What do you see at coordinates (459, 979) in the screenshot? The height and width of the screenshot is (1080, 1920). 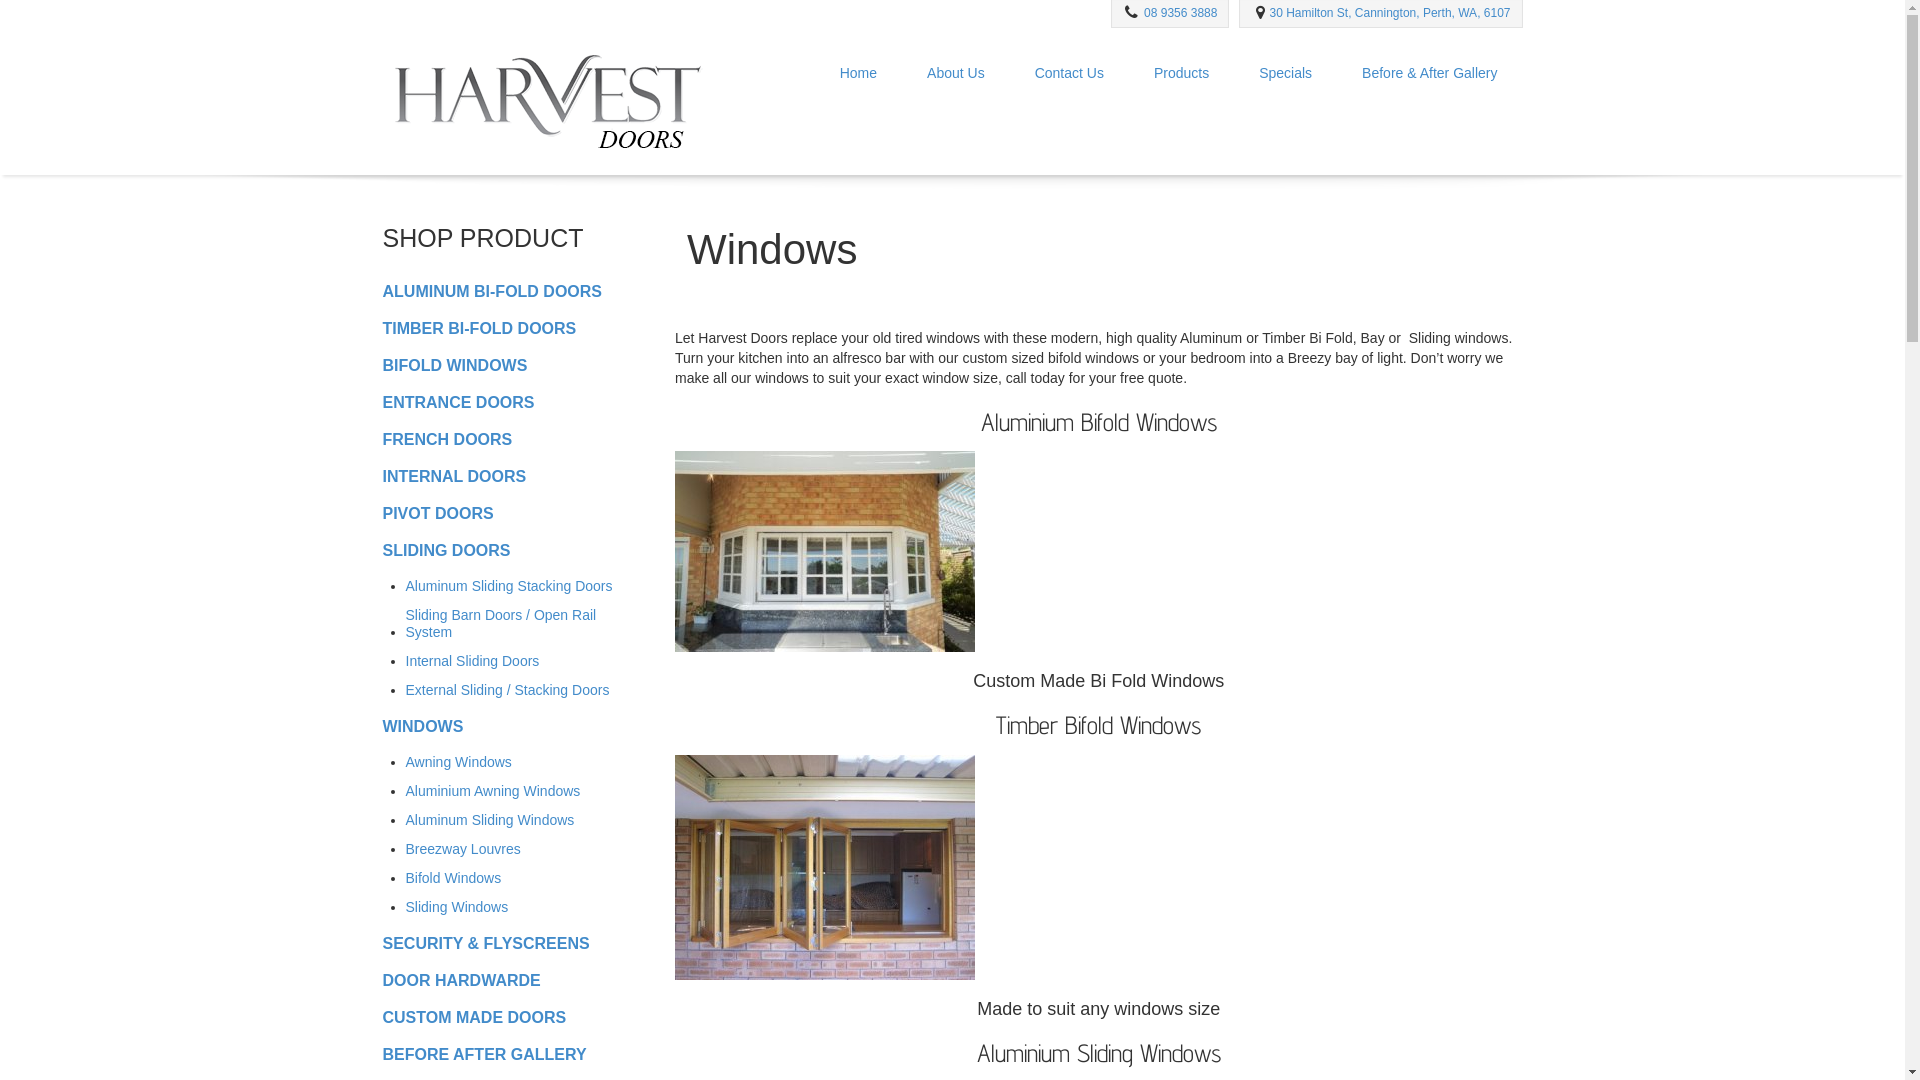 I see `'DOOR HARDWARDE'` at bounding box center [459, 979].